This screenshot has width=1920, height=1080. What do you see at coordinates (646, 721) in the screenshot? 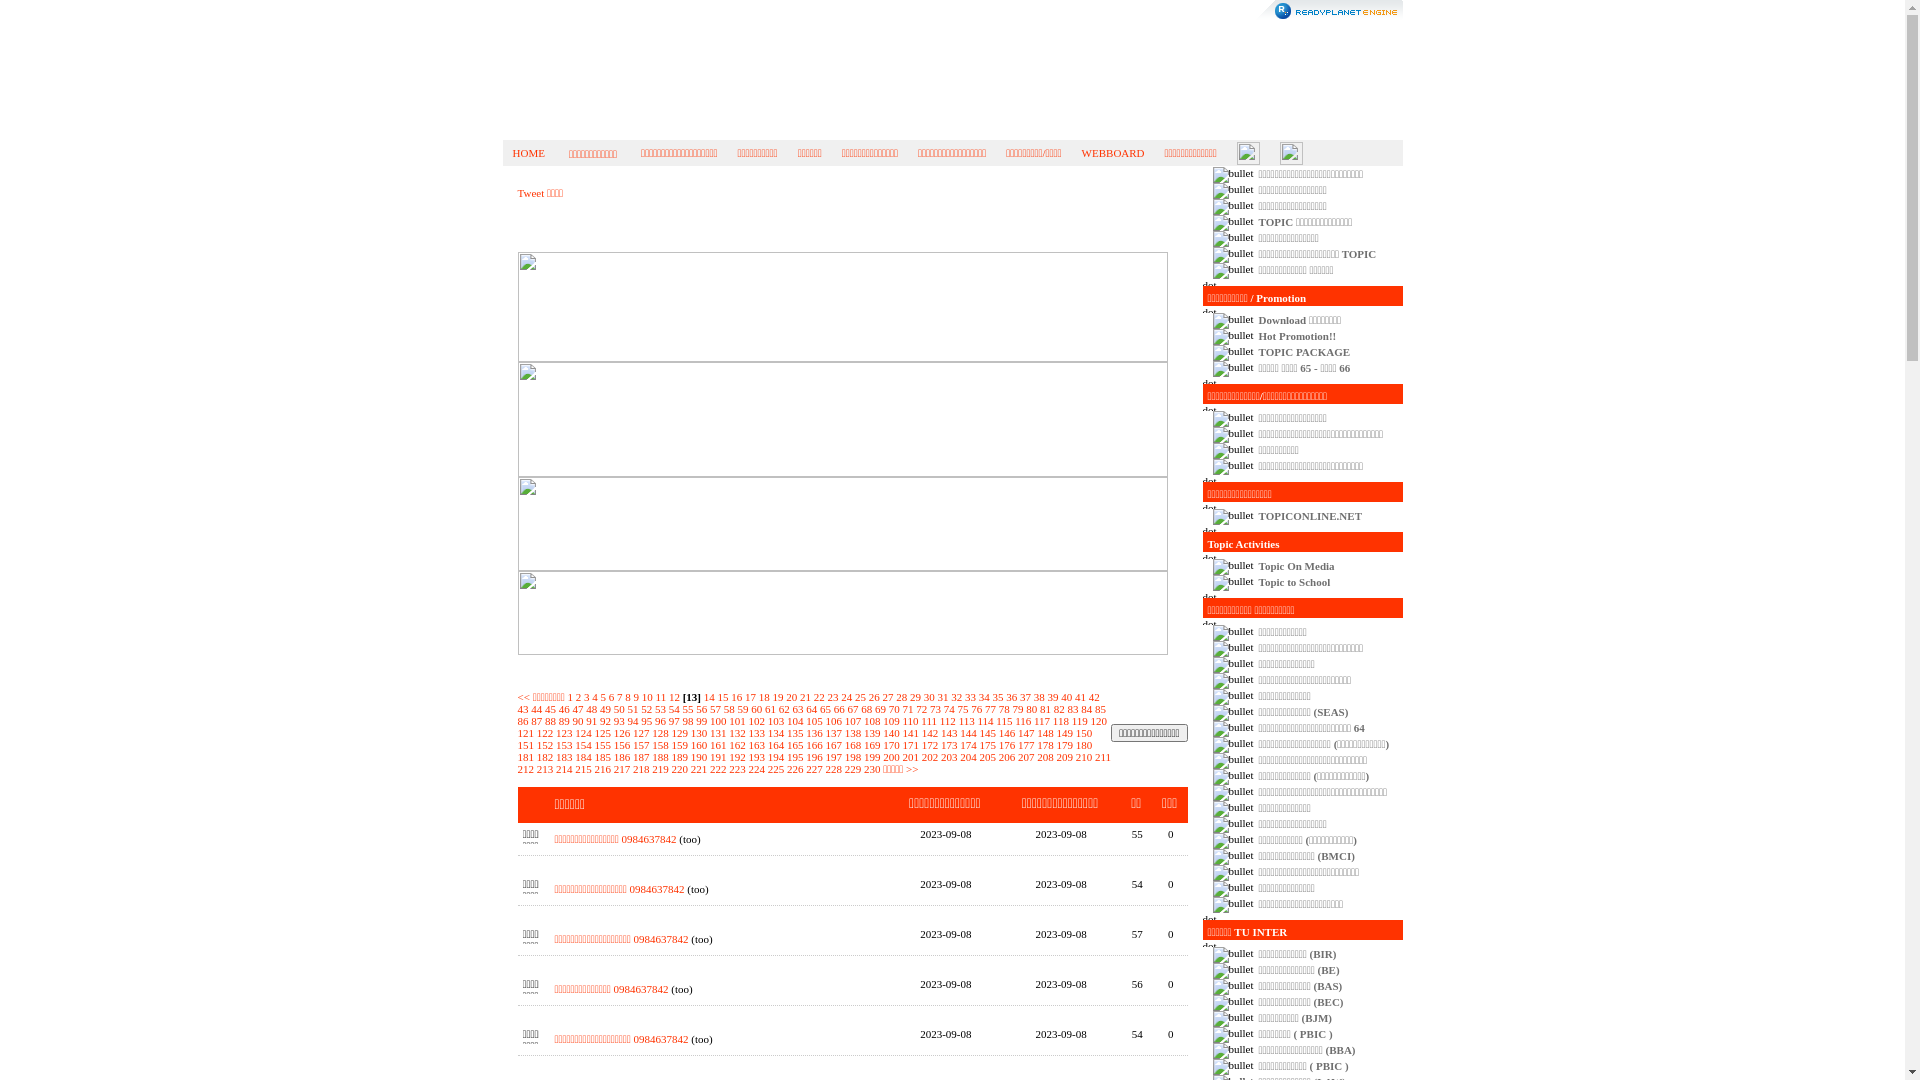
I see `'95'` at bounding box center [646, 721].